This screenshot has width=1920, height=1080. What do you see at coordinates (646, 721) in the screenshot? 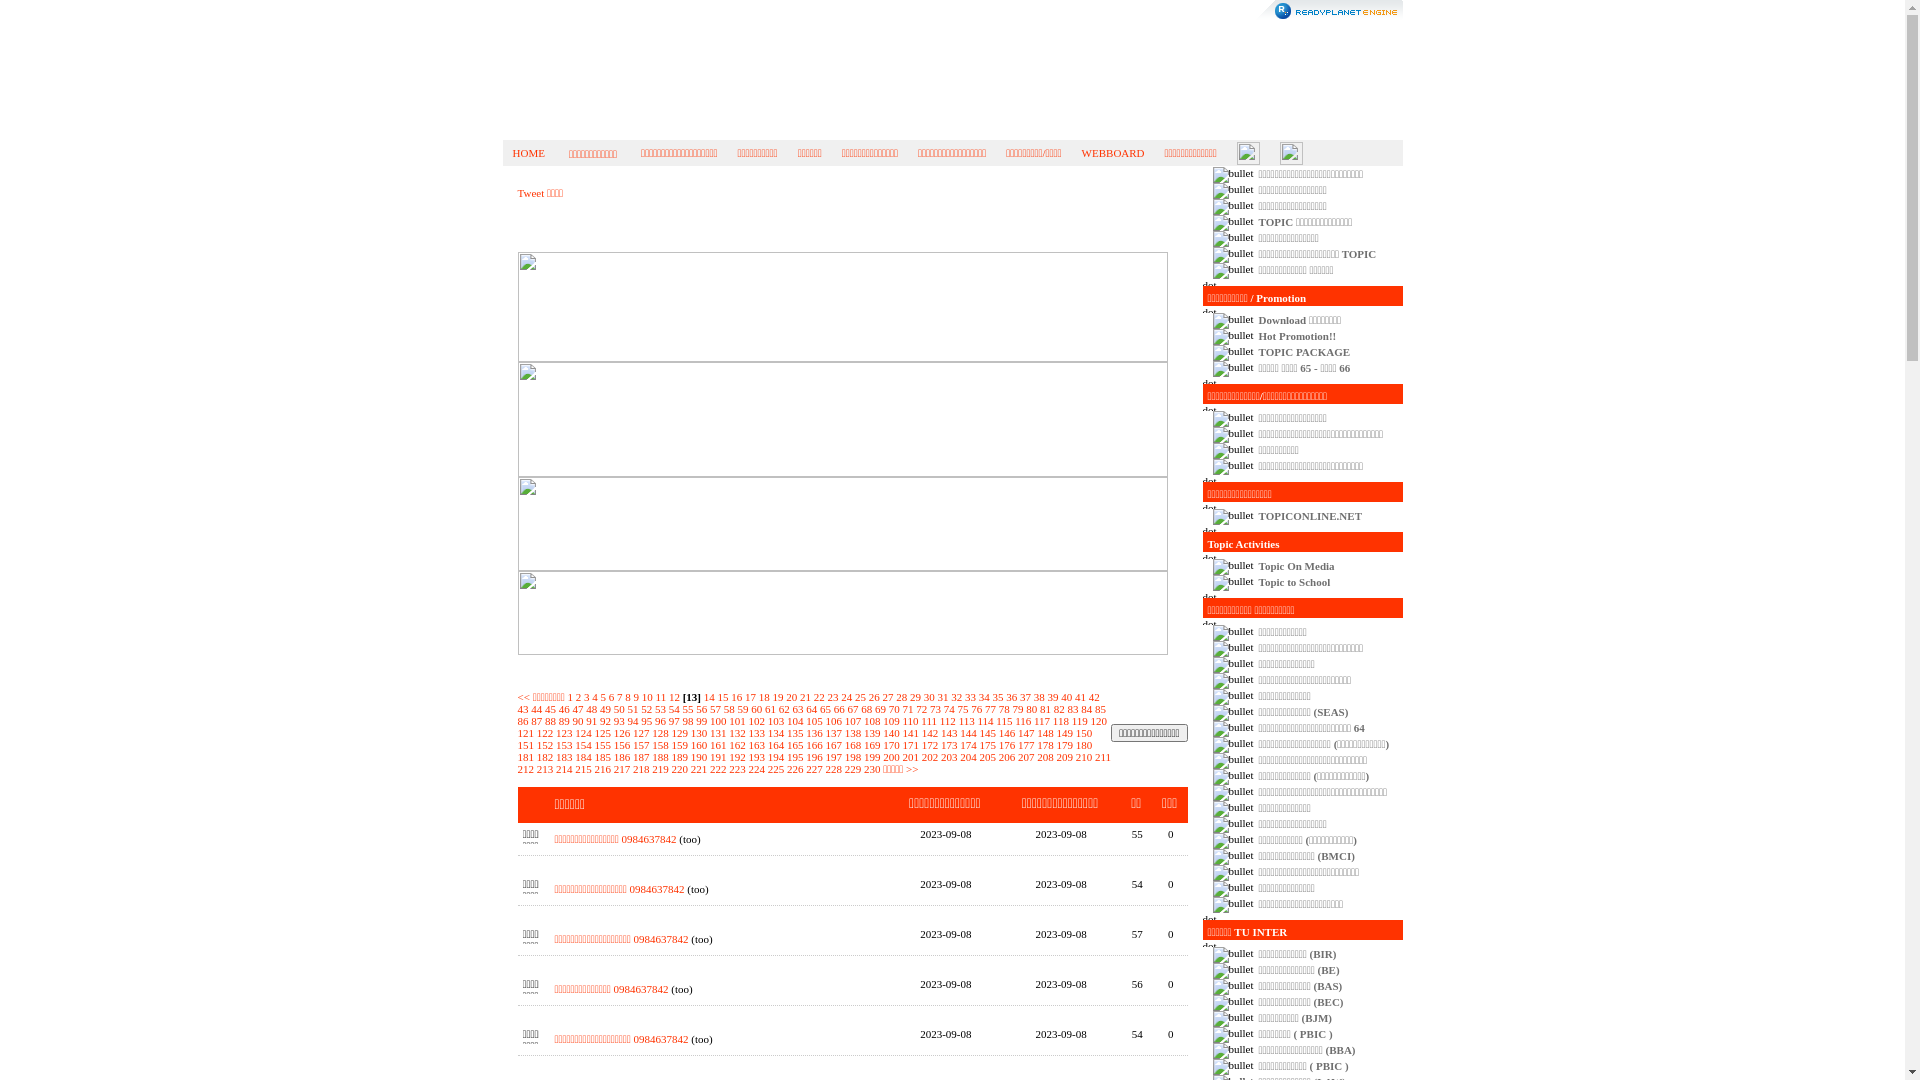
I see `'95'` at bounding box center [646, 721].